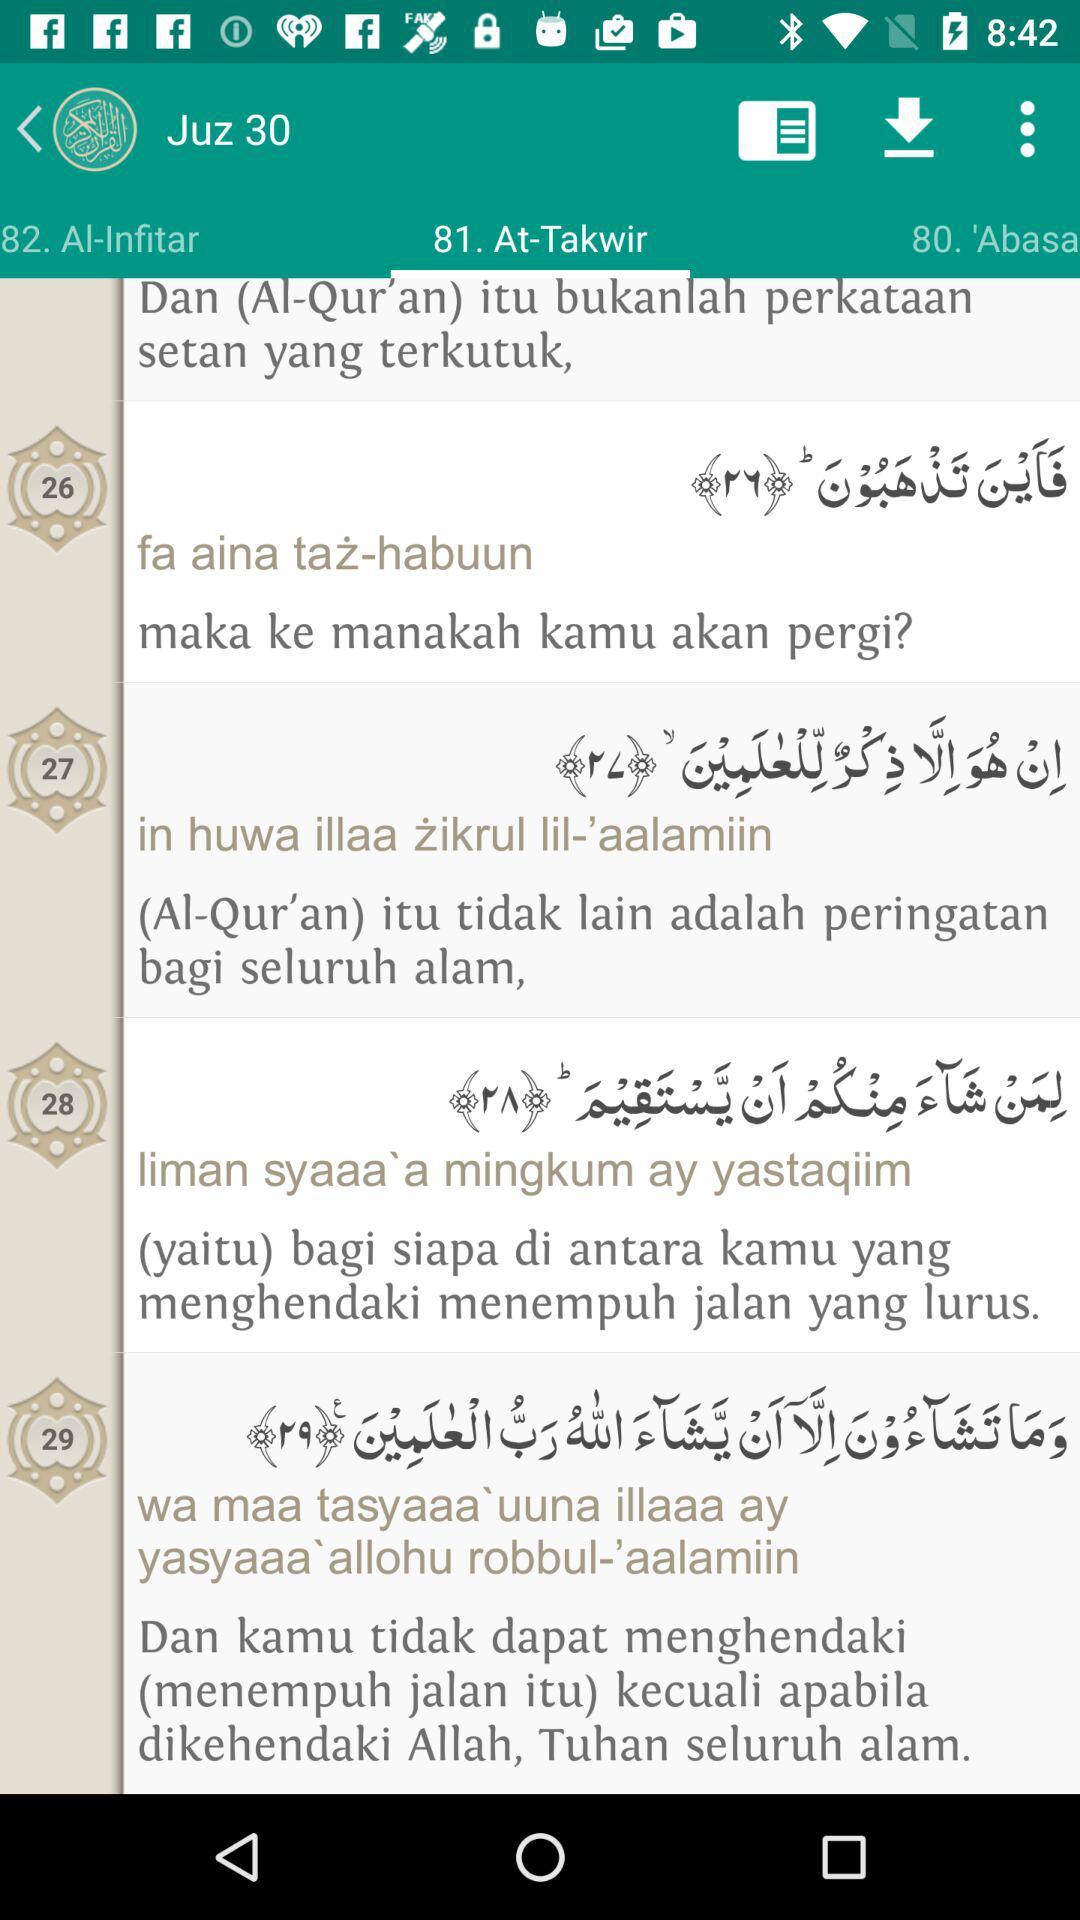 The width and height of the screenshot is (1080, 1920). I want to click on icon below dan al qur, so click(600, 473).